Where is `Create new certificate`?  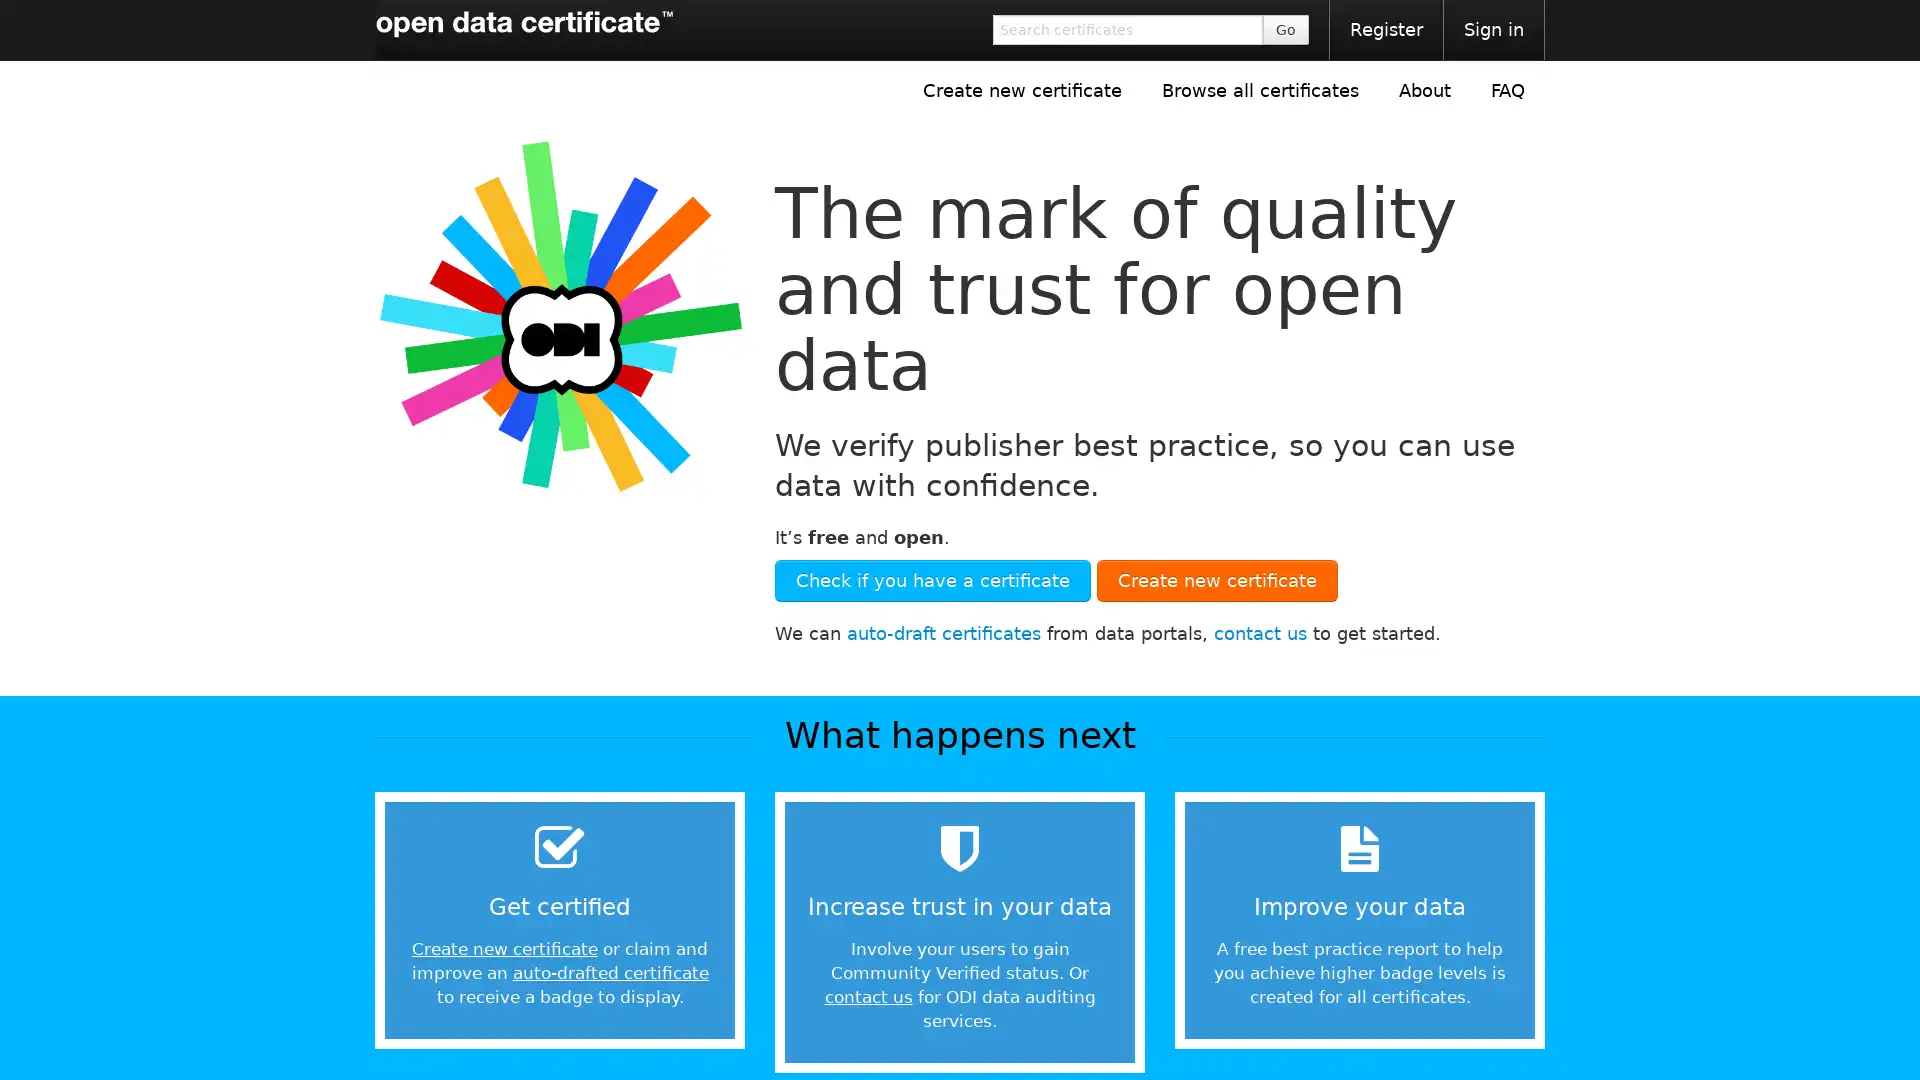 Create new certificate is located at coordinates (1216, 581).